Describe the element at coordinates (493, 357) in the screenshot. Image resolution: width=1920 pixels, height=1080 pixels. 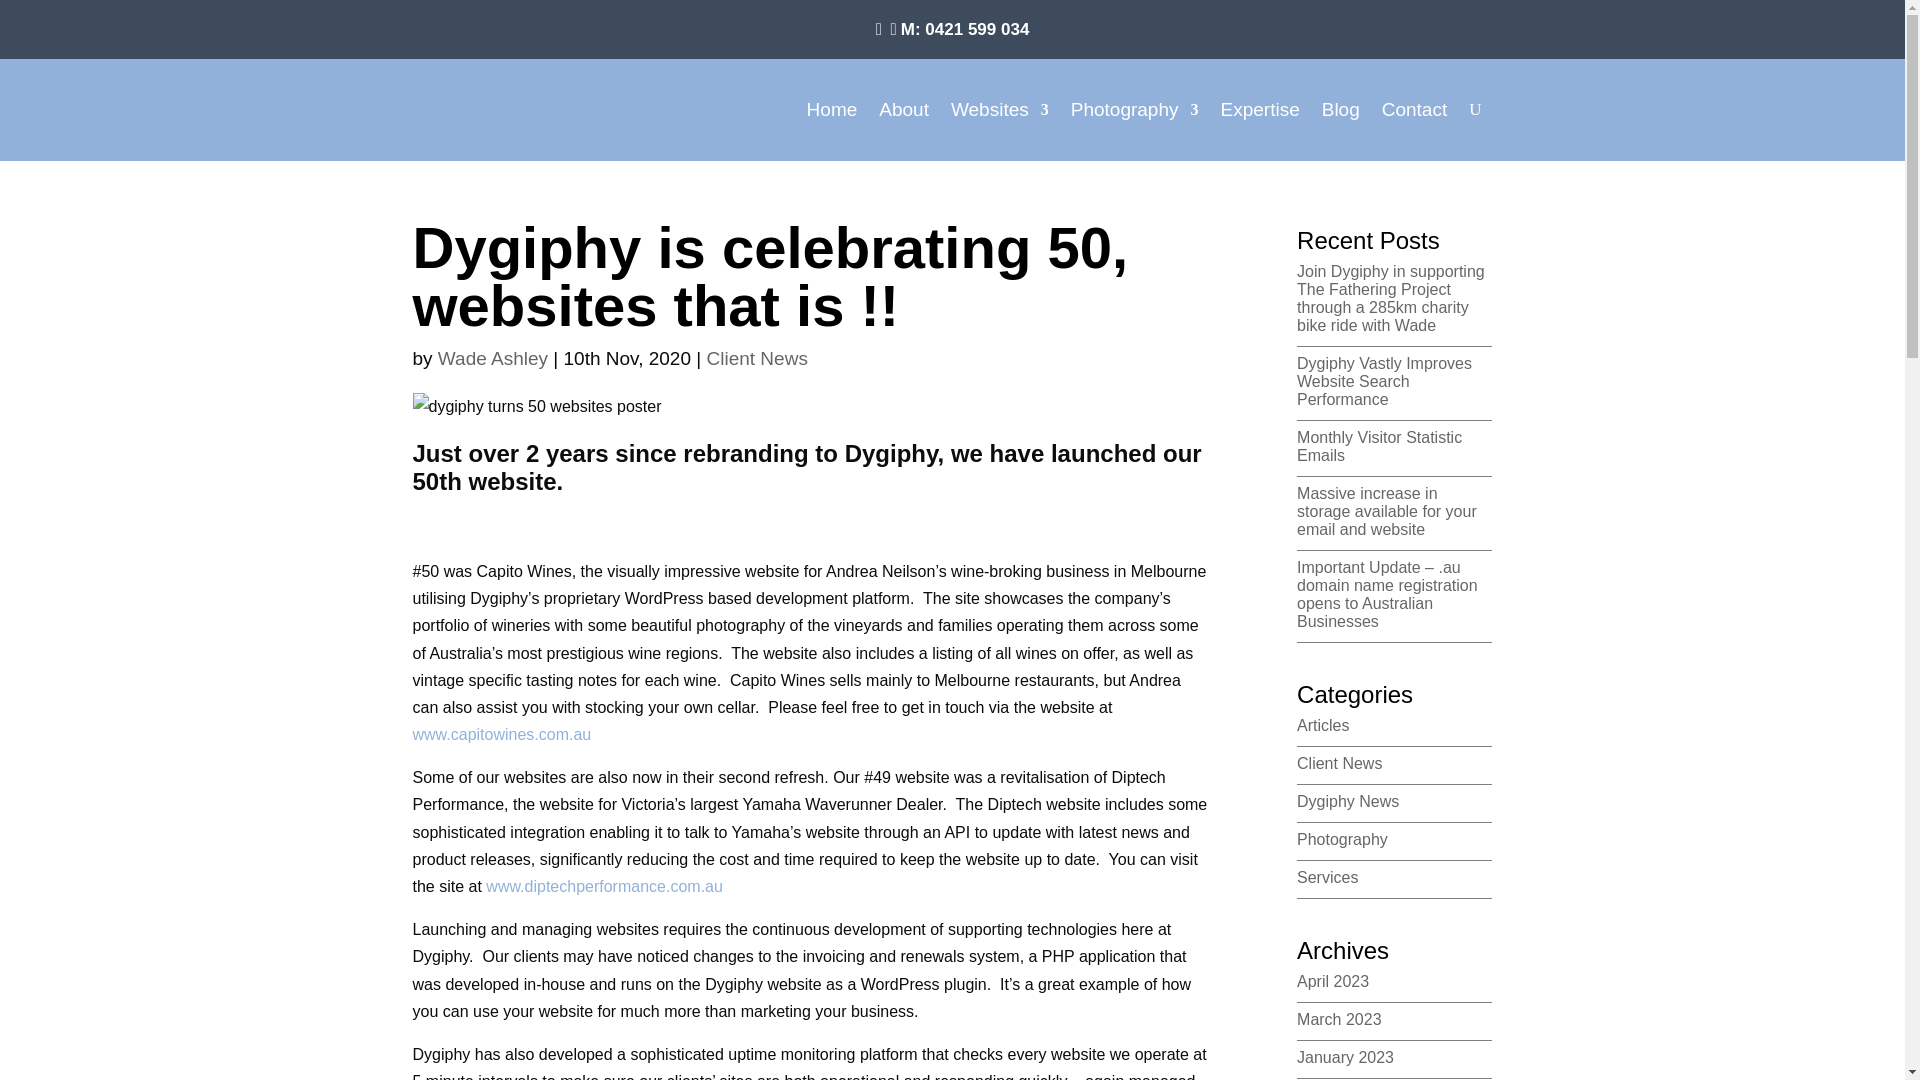
I see `'Wade Ashley'` at that location.